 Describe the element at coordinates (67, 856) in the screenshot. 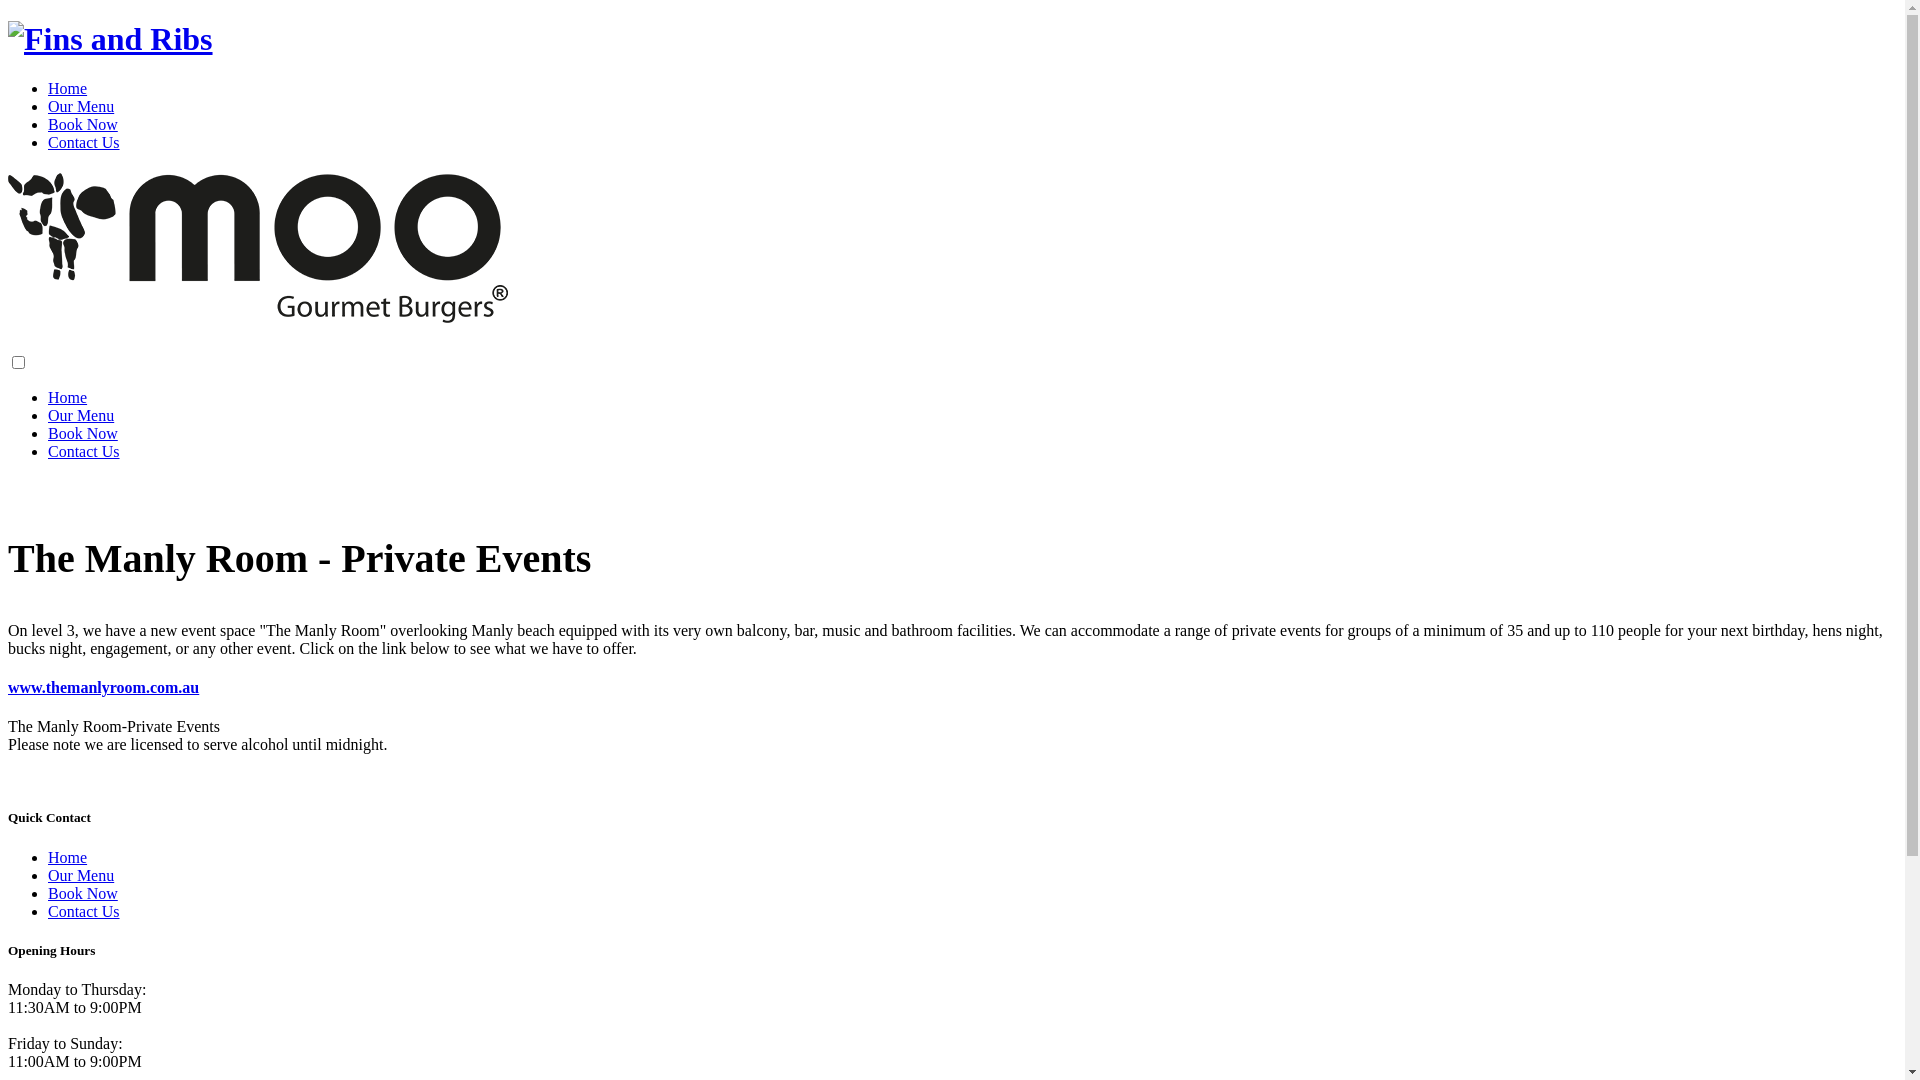

I see `'Home'` at that location.